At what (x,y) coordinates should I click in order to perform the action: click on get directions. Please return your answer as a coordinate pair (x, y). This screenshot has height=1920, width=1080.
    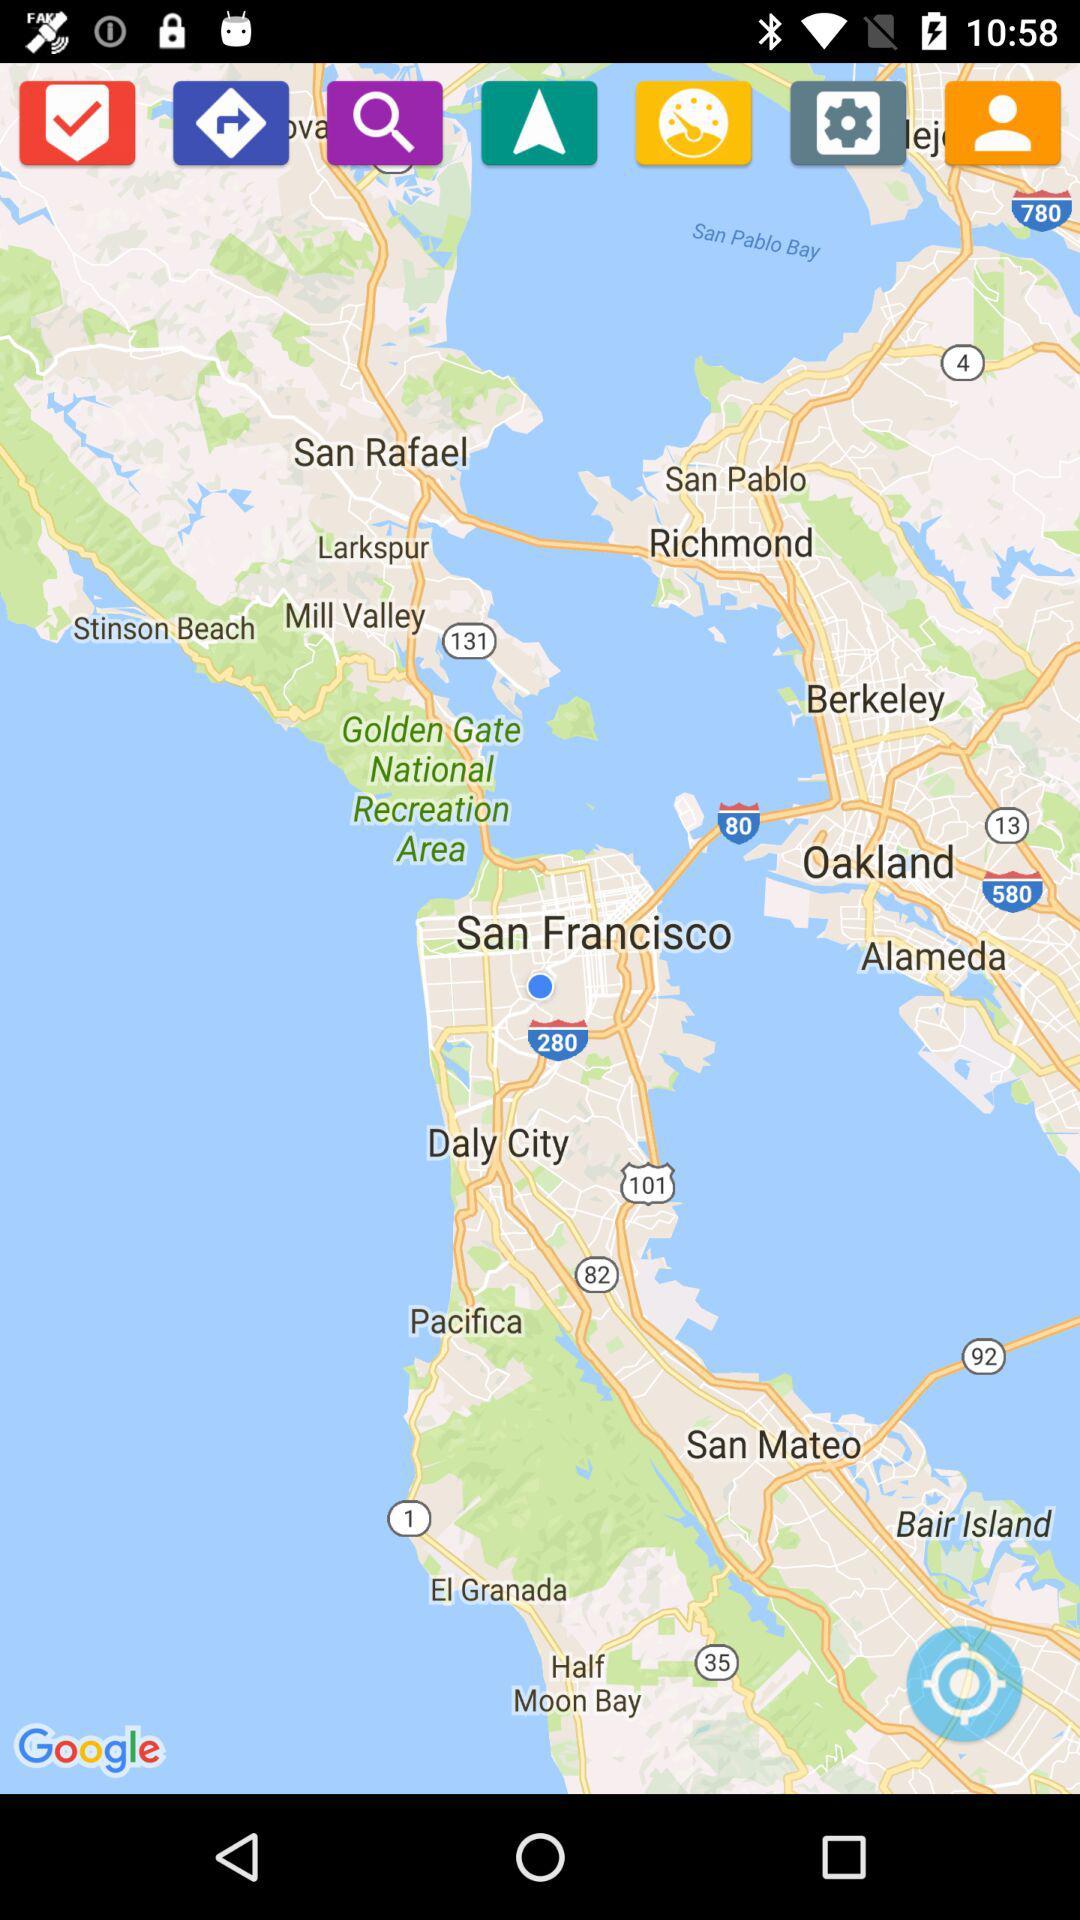
    Looking at the image, I should click on (229, 121).